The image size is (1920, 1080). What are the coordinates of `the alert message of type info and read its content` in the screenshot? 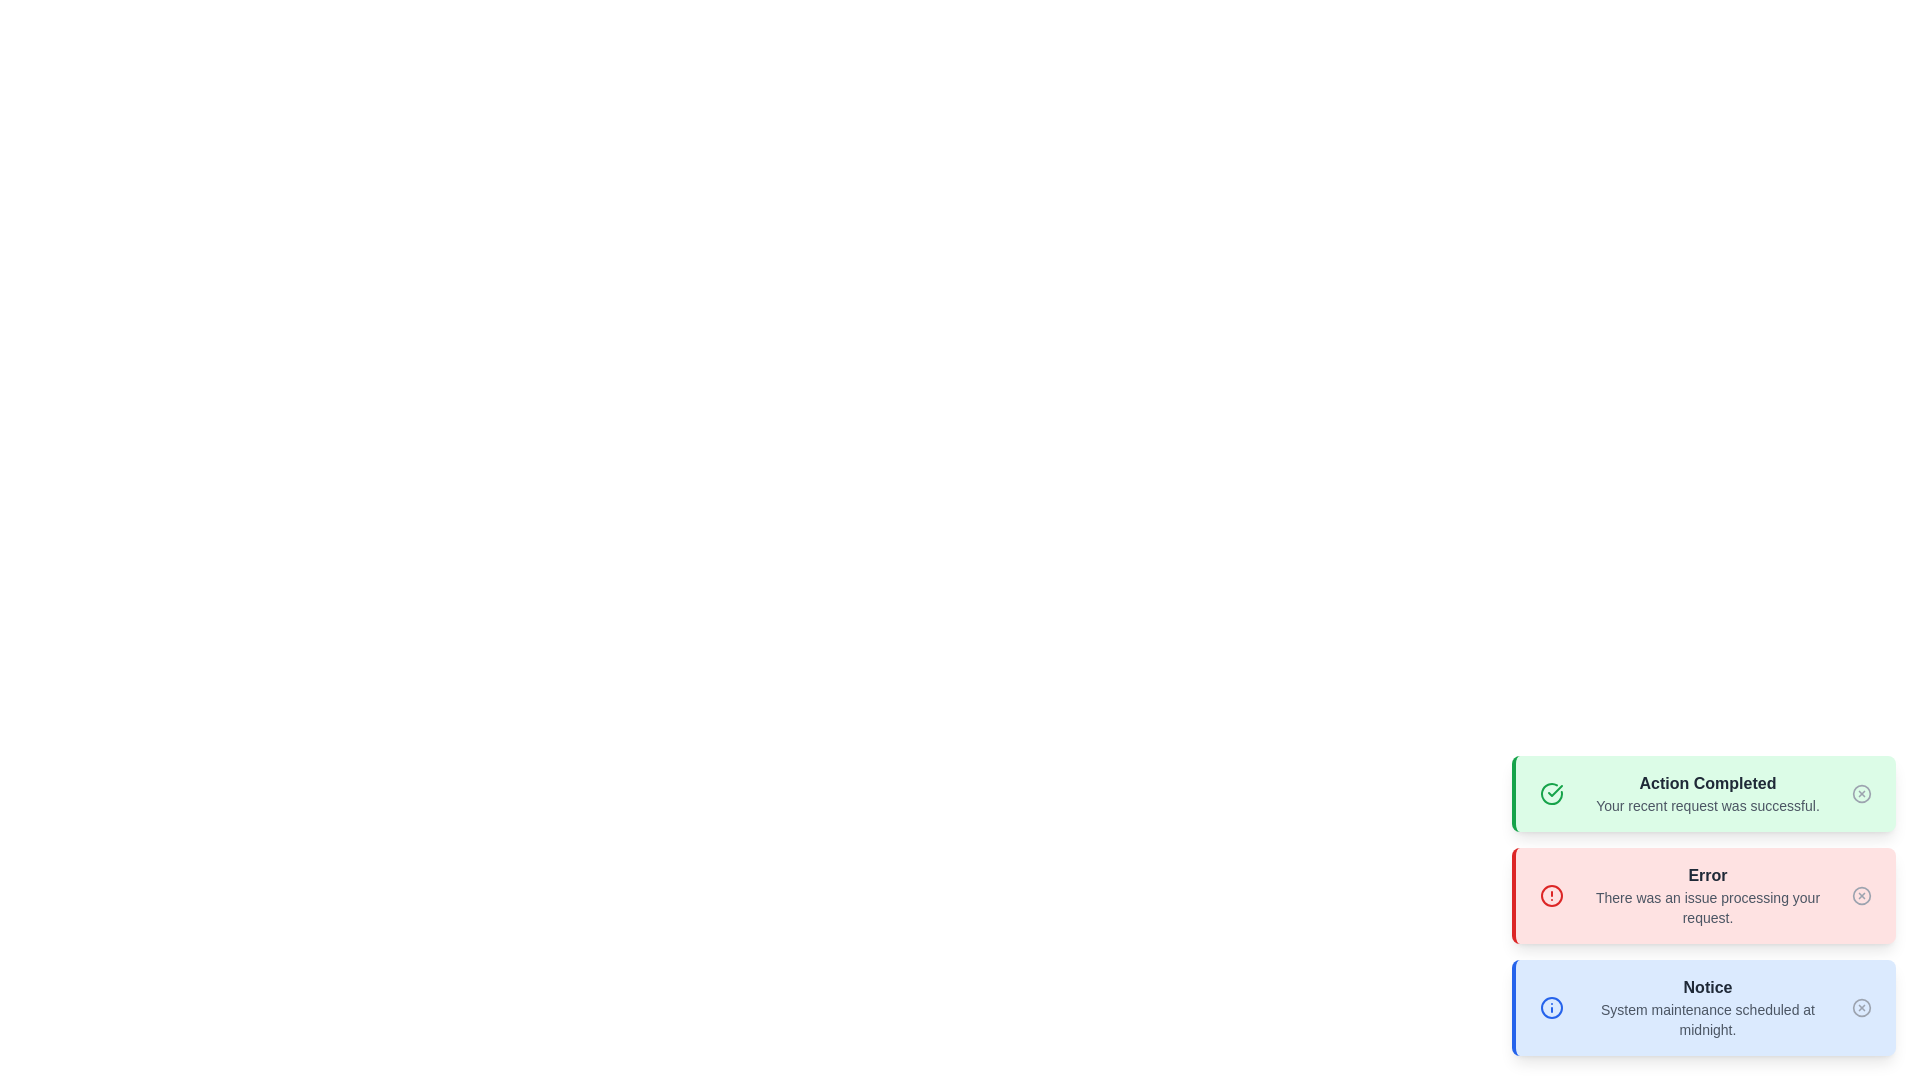 It's located at (1703, 1007).